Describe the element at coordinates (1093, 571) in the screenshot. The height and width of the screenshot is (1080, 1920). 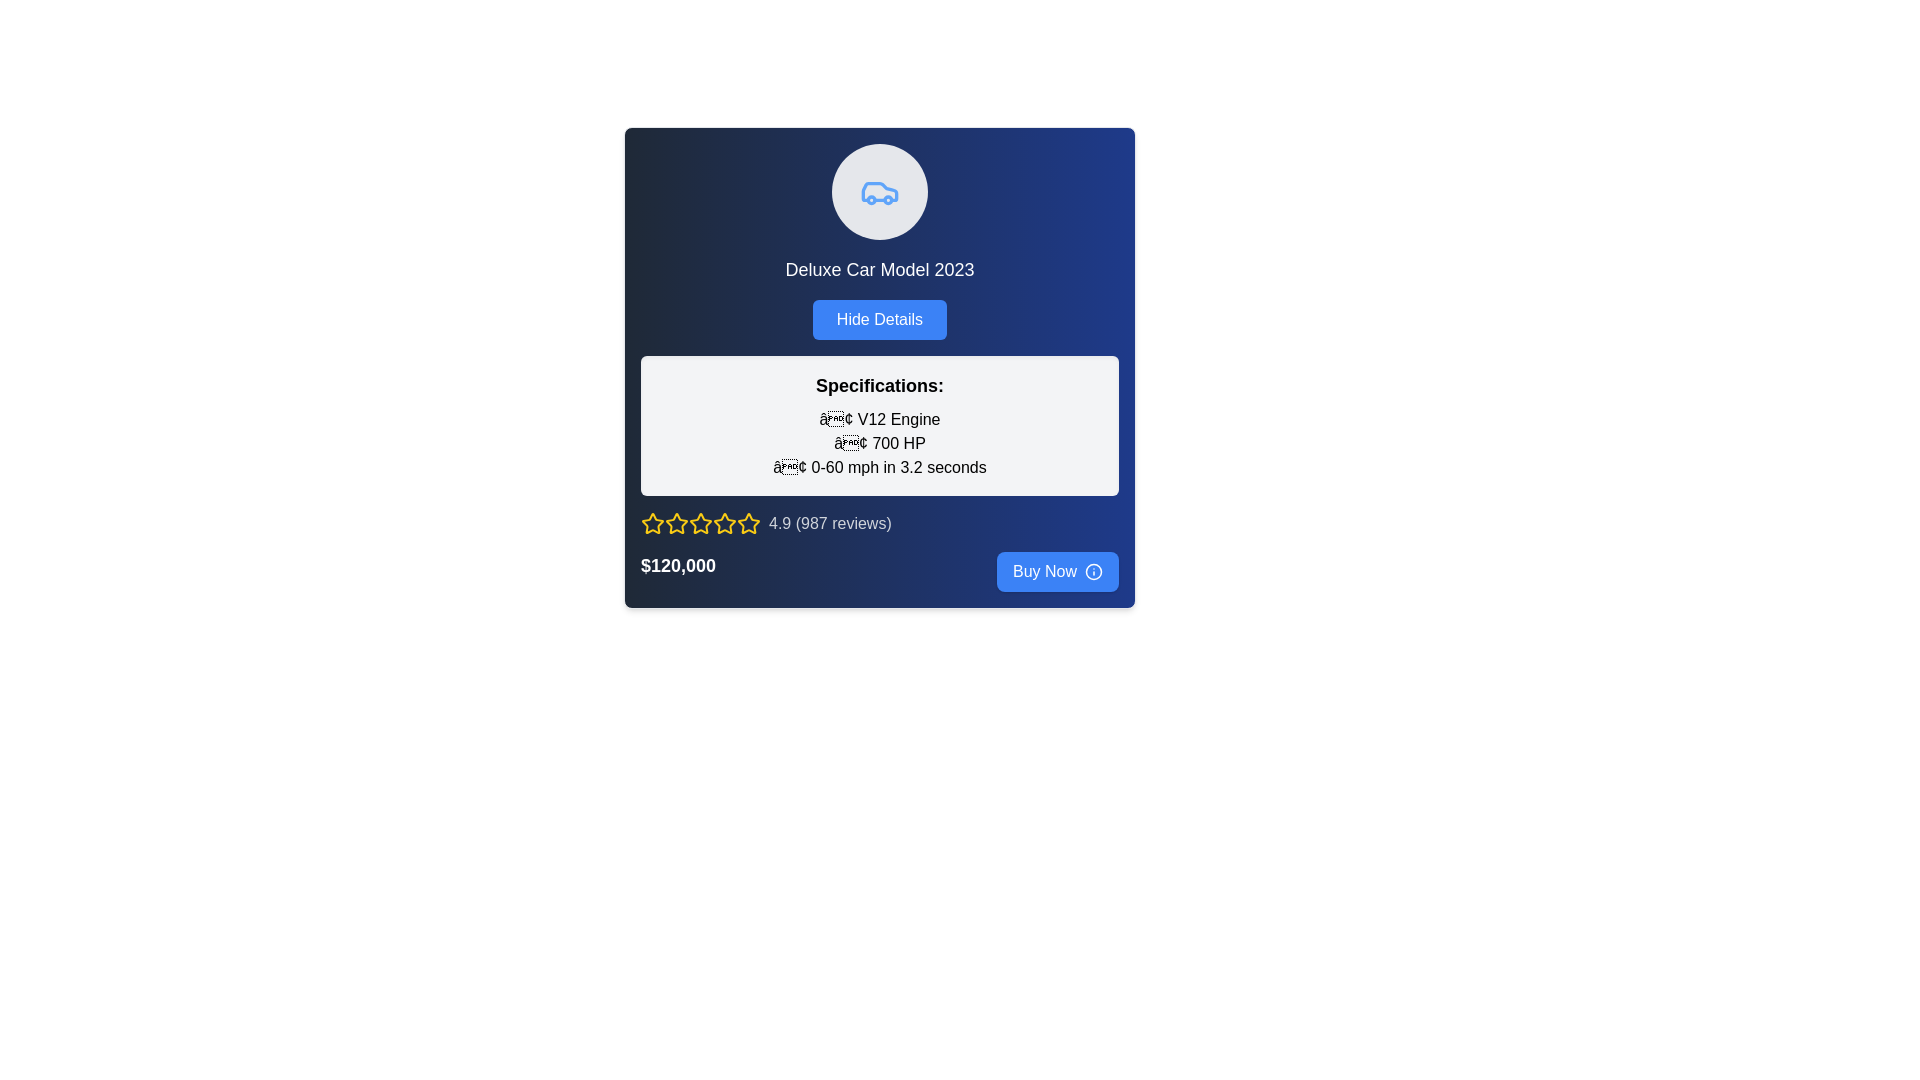
I see `the circular icon with a radius of 10 pixels located at the center of the Buy Now button toward the right of the card's footer area` at that location.